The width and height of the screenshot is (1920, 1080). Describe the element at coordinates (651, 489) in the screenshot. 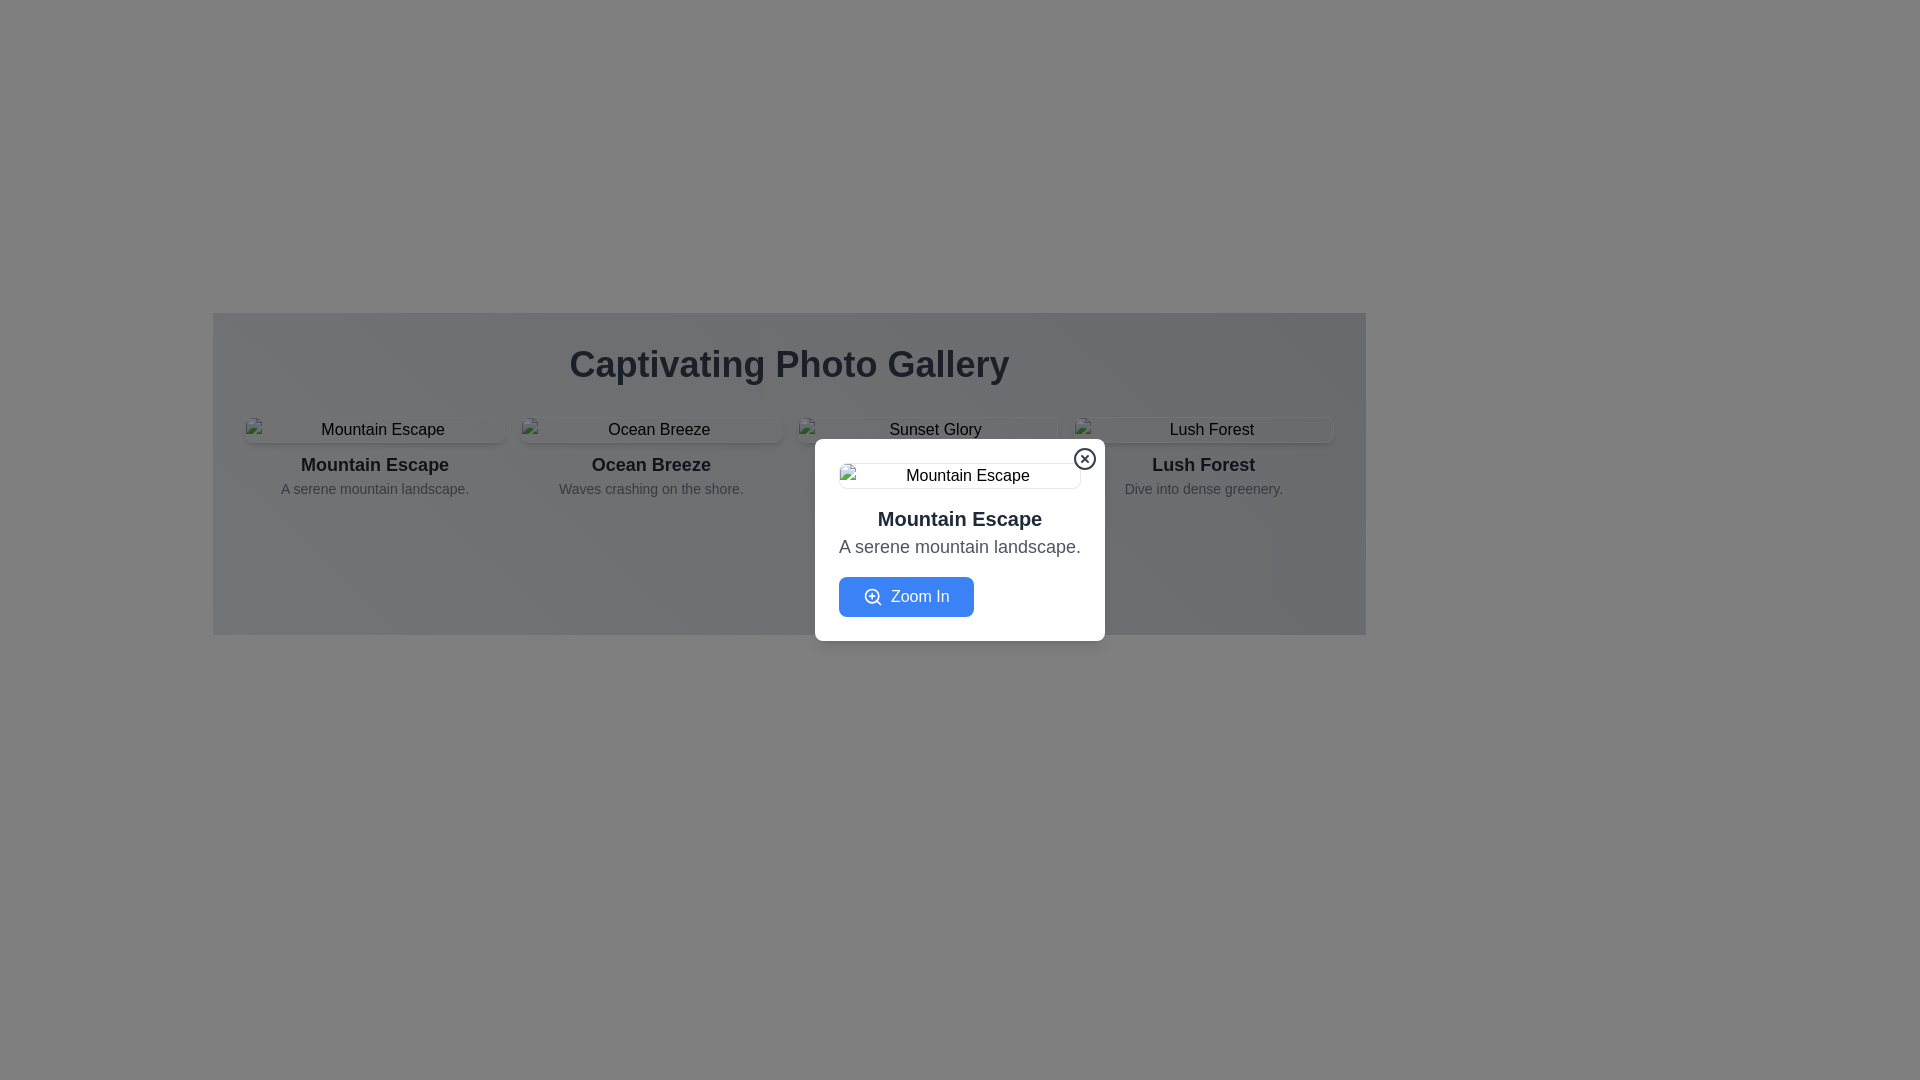

I see `text caption 'Waves crashing on the shore.' located beneath the title 'Ocean Breeze' in a smaller-sized font with a gray hue` at that location.